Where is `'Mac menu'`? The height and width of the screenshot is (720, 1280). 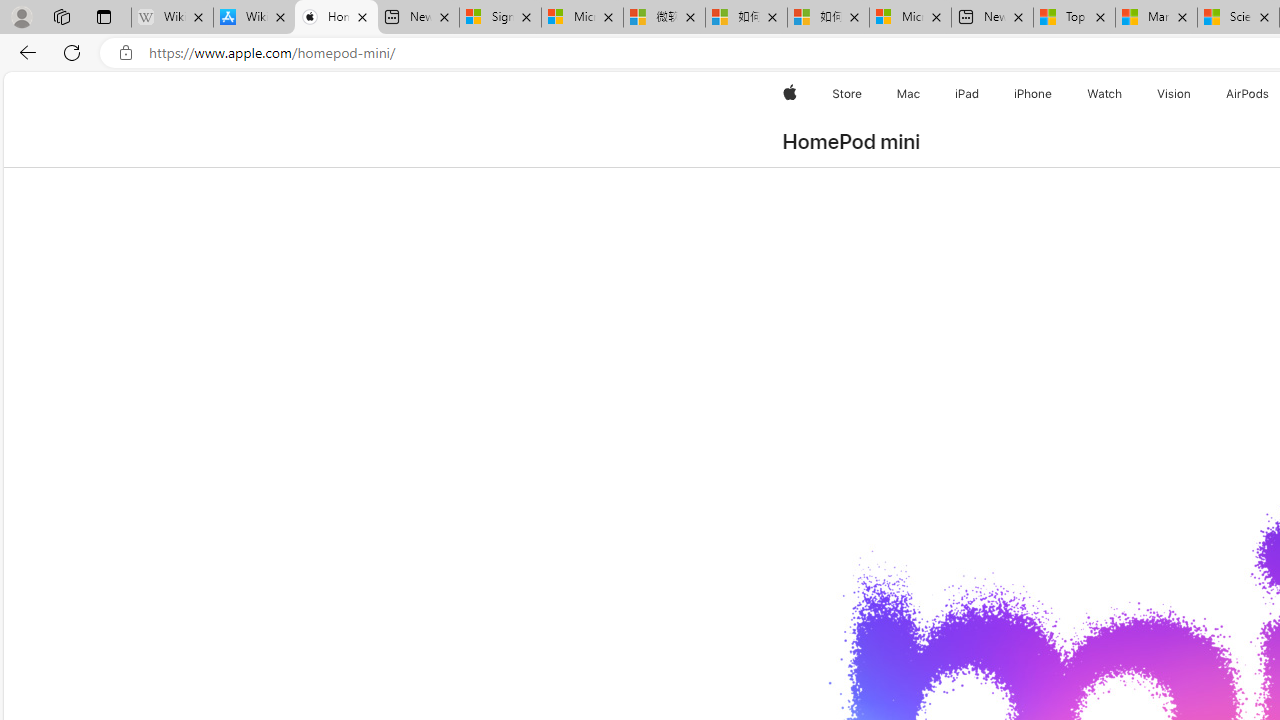
'Mac menu' is located at coordinates (921, 93).